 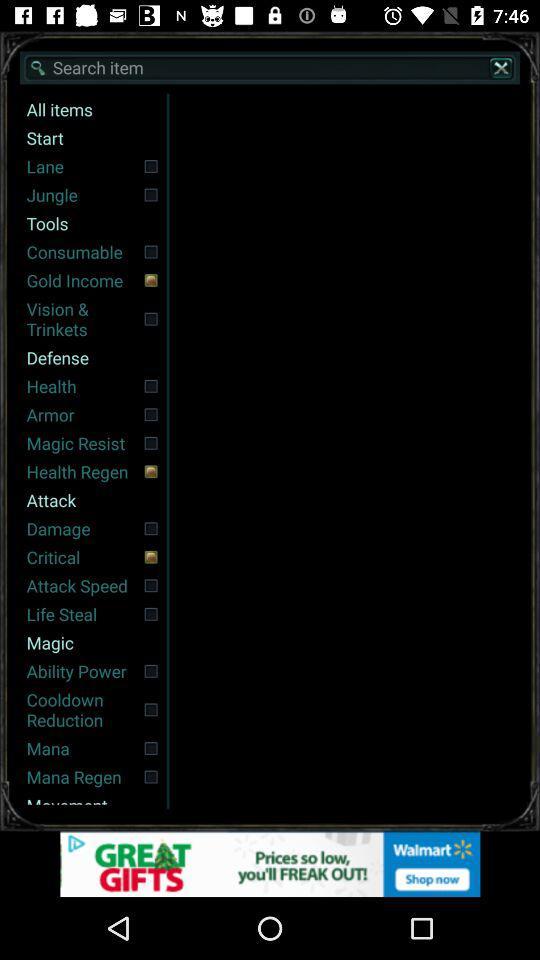 I want to click on open the advertisement, so click(x=270, y=863).